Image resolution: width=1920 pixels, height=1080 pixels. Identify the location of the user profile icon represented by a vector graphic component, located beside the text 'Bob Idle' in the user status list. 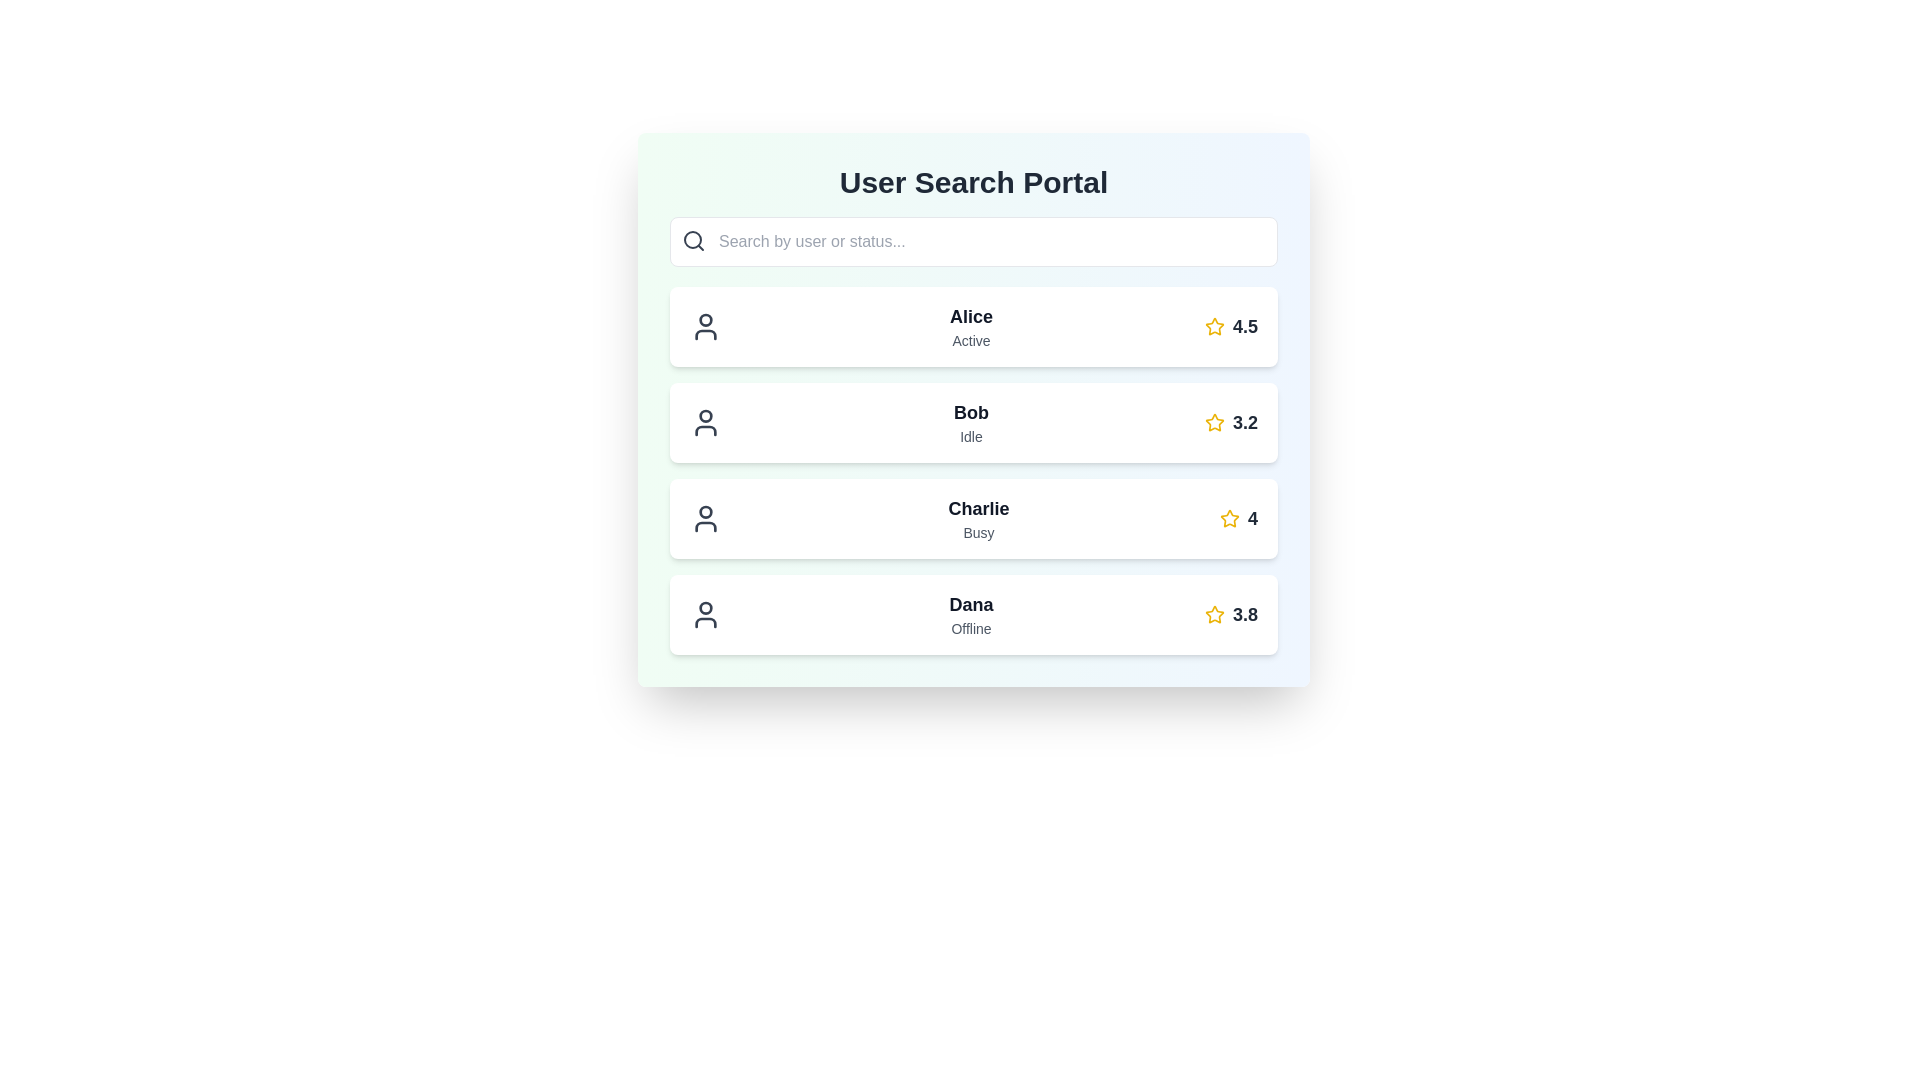
(705, 430).